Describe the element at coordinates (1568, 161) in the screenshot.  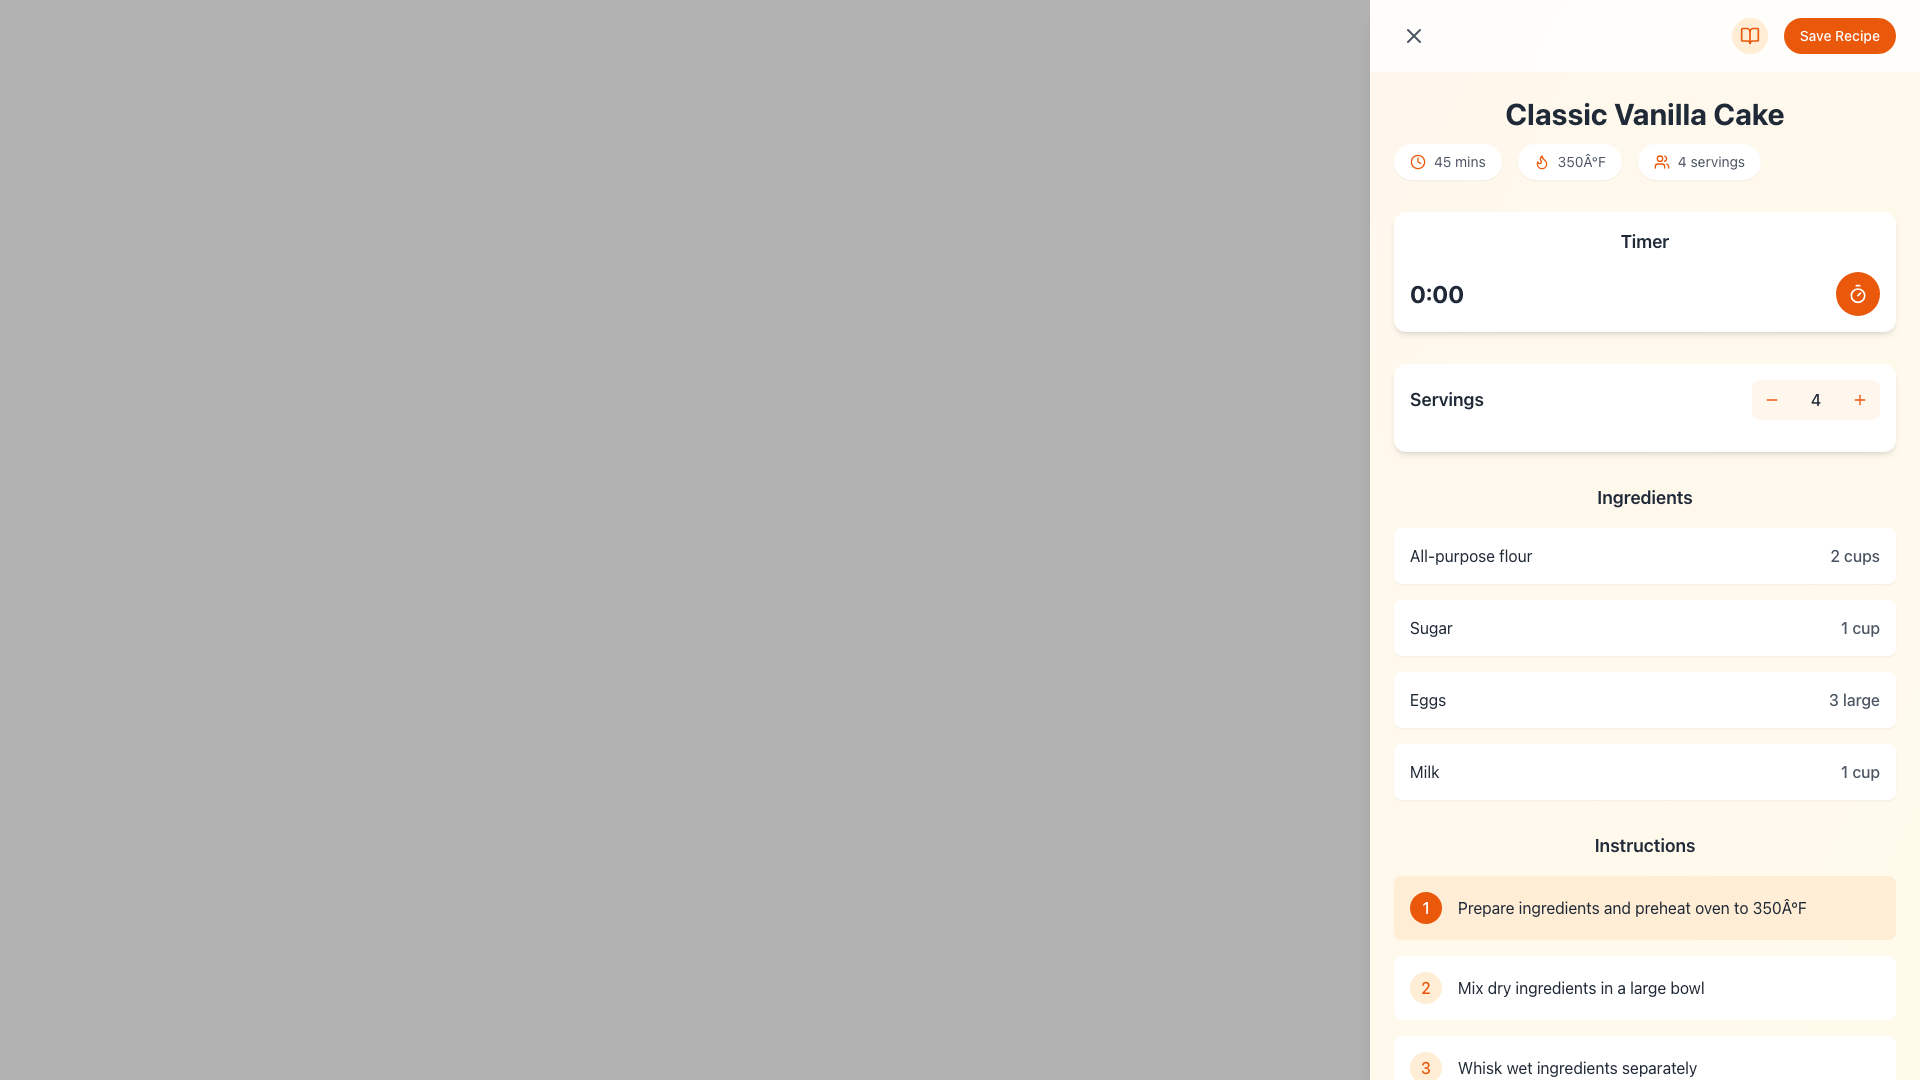
I see `the temperature label that displays the oven temperature for the recipe, located between the '45 mins' badge and the '4 servings' badge under the 'Classic Vanilla Cake' heading` at that location.